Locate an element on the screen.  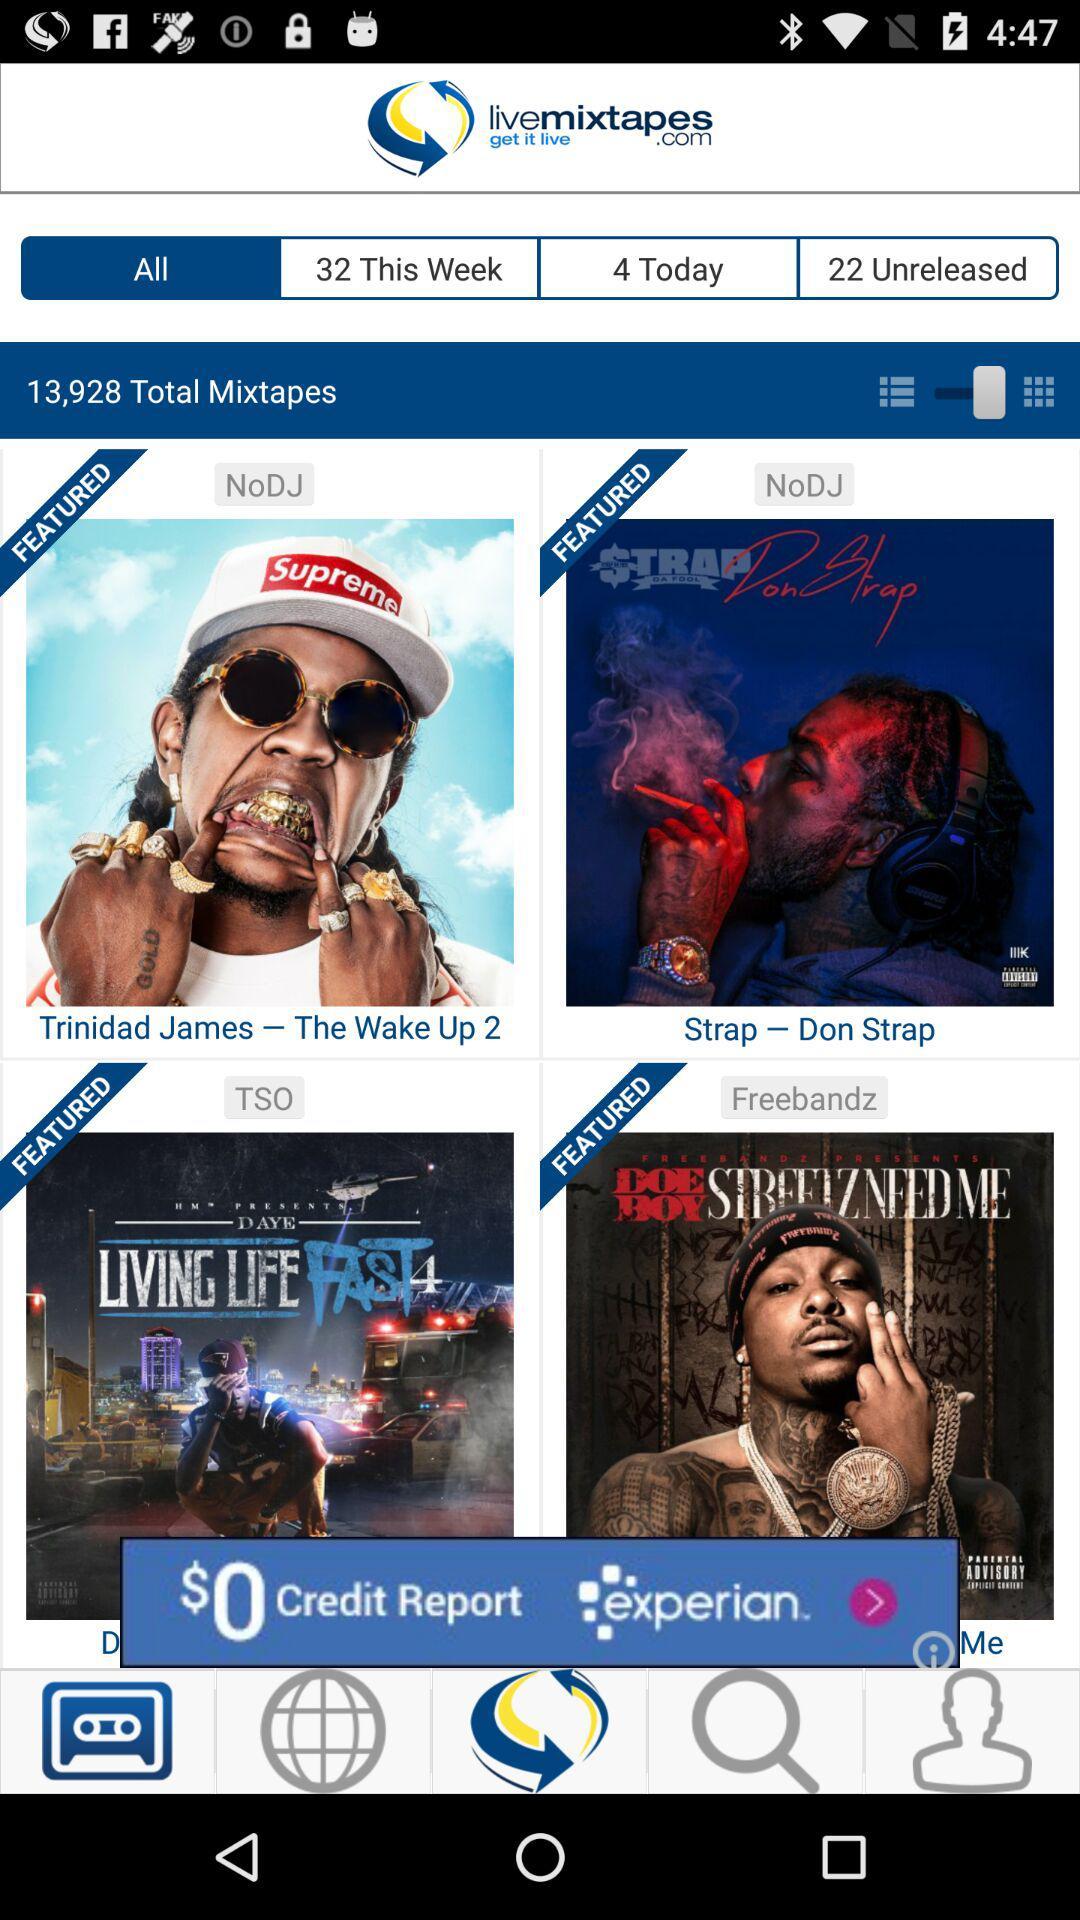
advertisement is located at coordinates (540, 1602).